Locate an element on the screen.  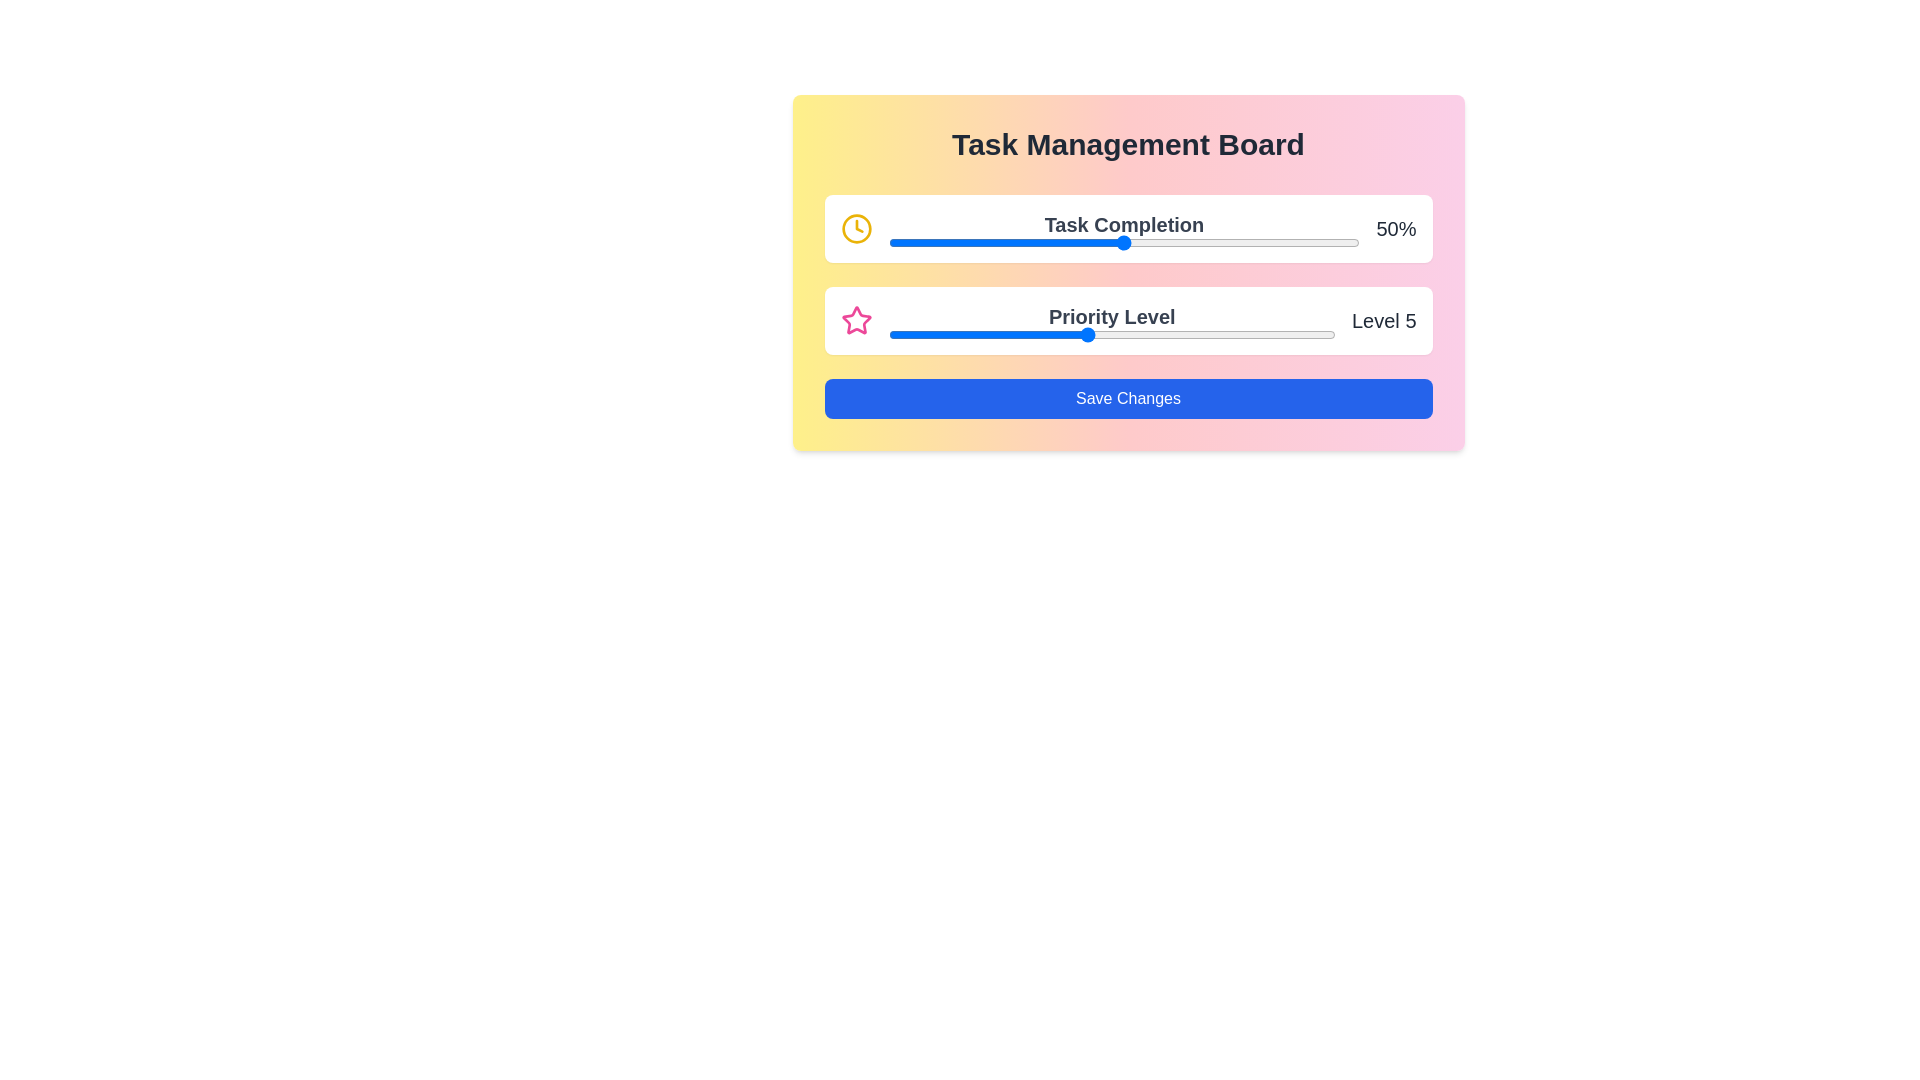
task completion is located at coordinates (968, 238).